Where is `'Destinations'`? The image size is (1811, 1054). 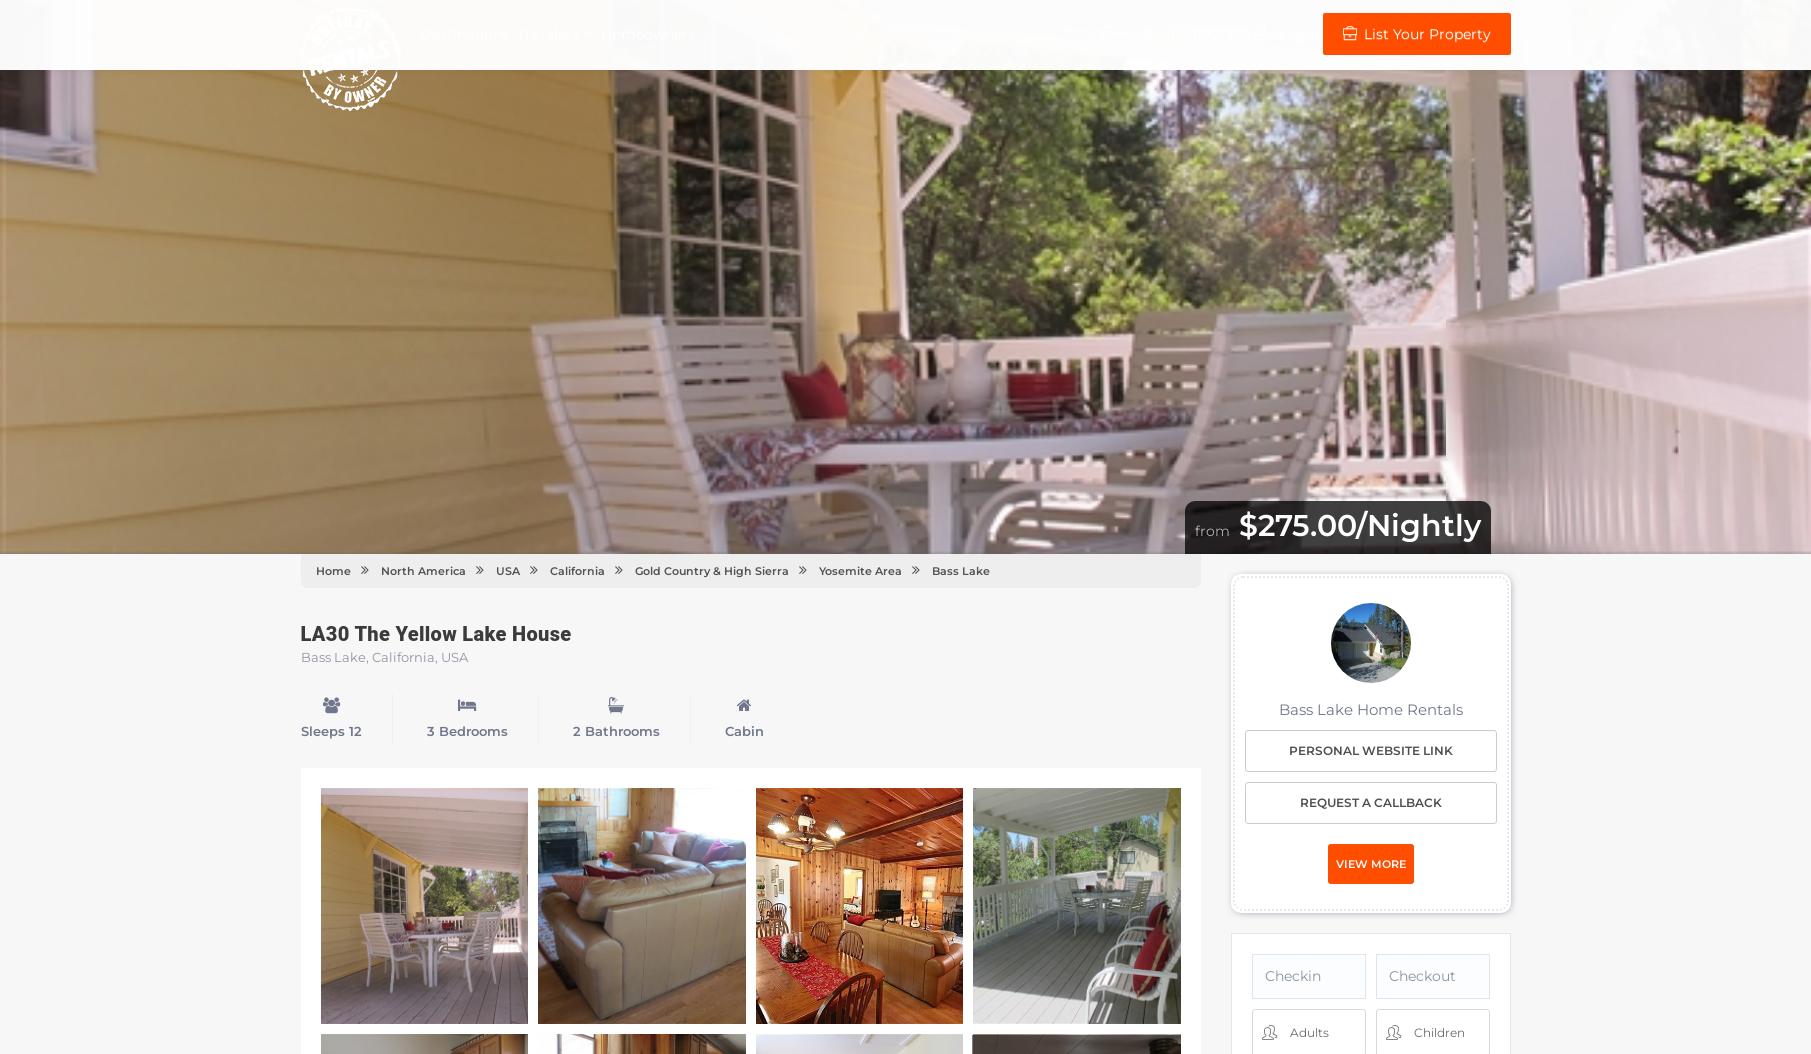 'Destinations' is located at coordinates (419, 34).